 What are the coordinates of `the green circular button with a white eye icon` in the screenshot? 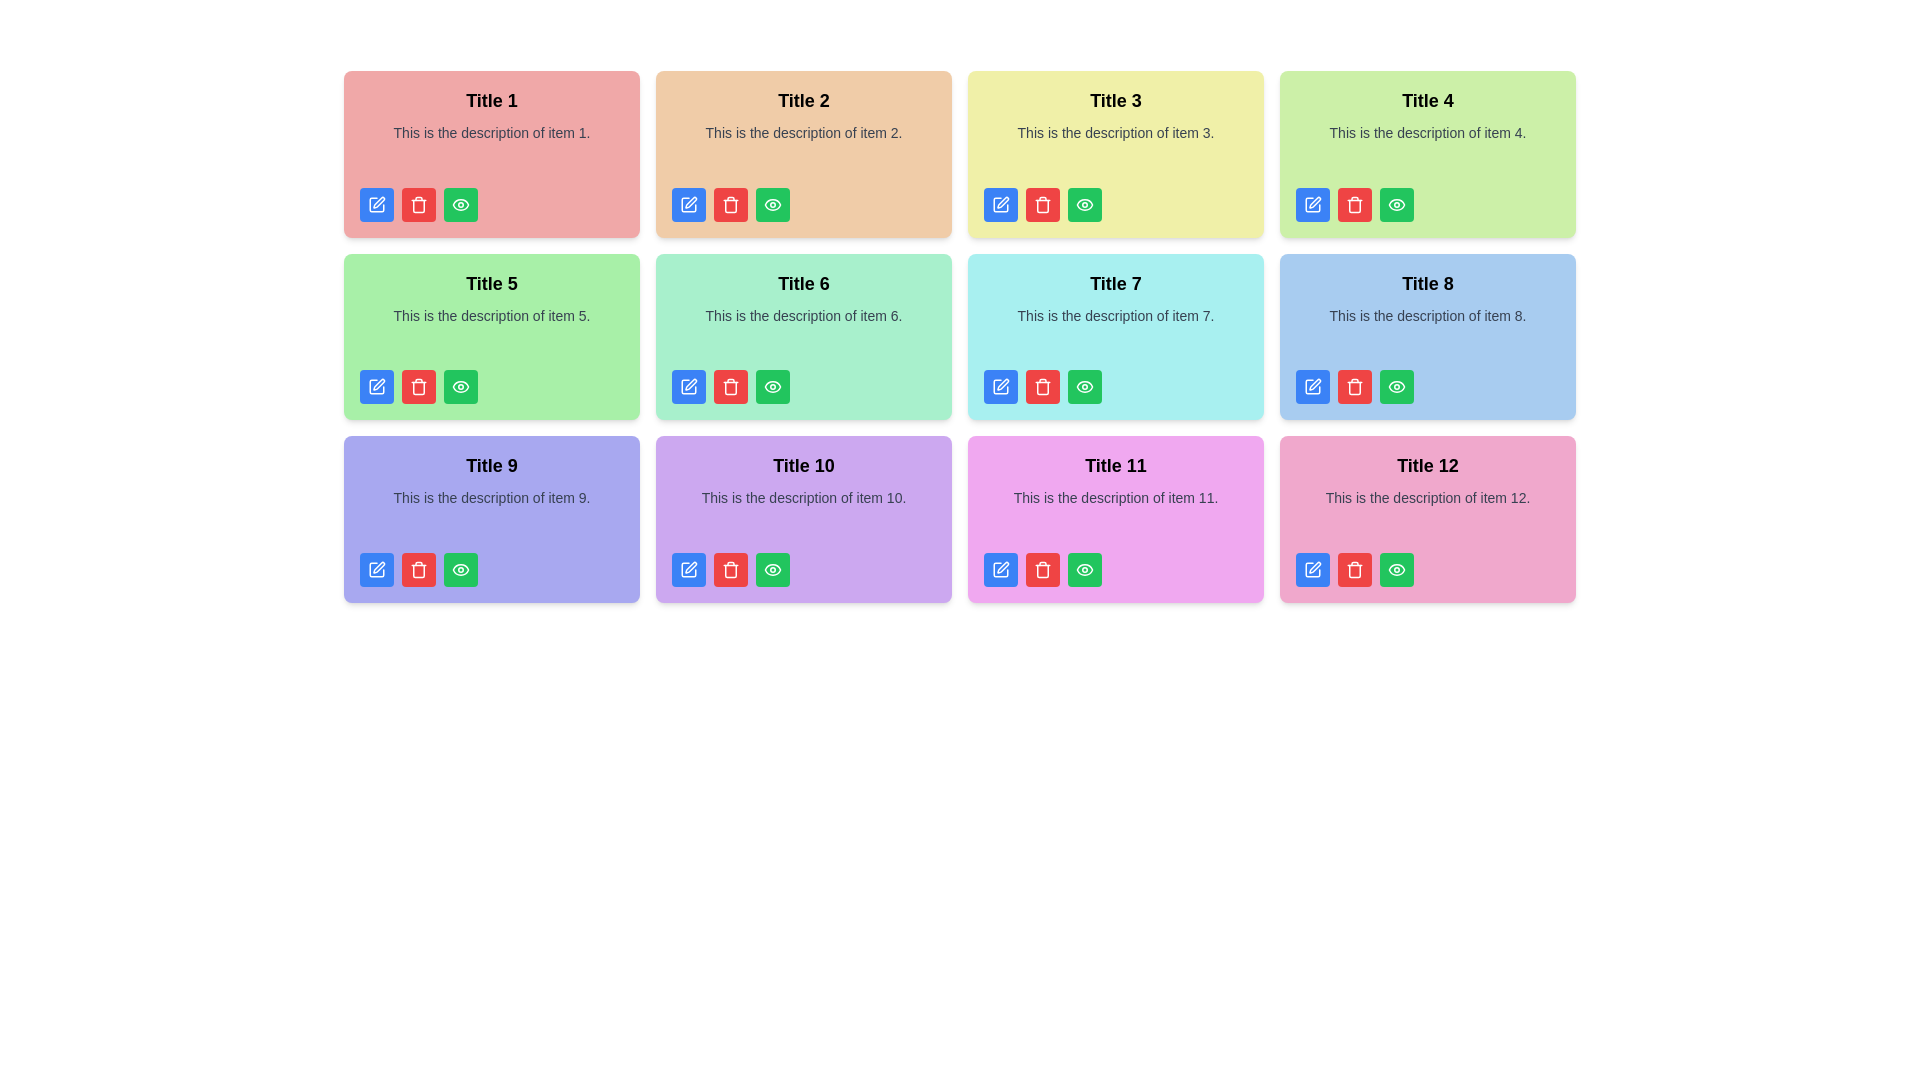 It's located at (771, 204).